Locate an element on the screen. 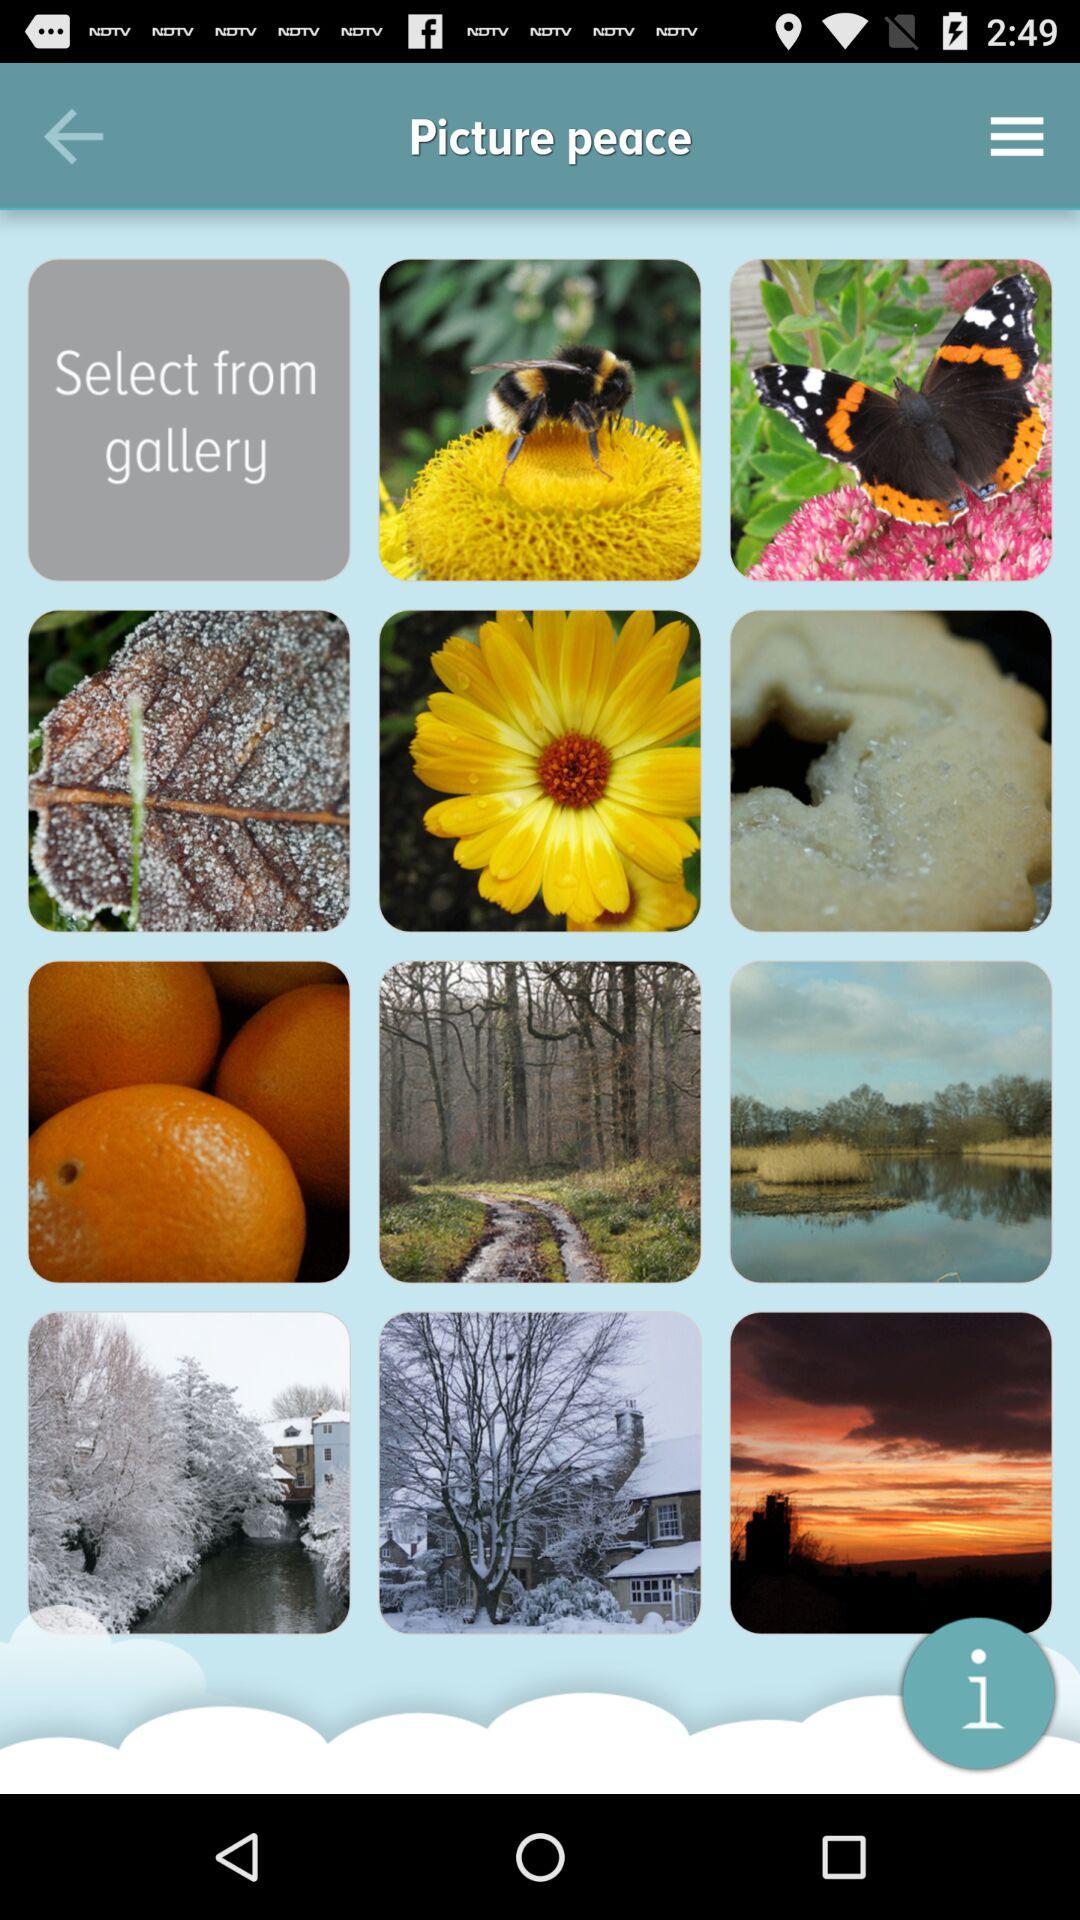  icon at the bottom is located at coordinates (540, 1473).